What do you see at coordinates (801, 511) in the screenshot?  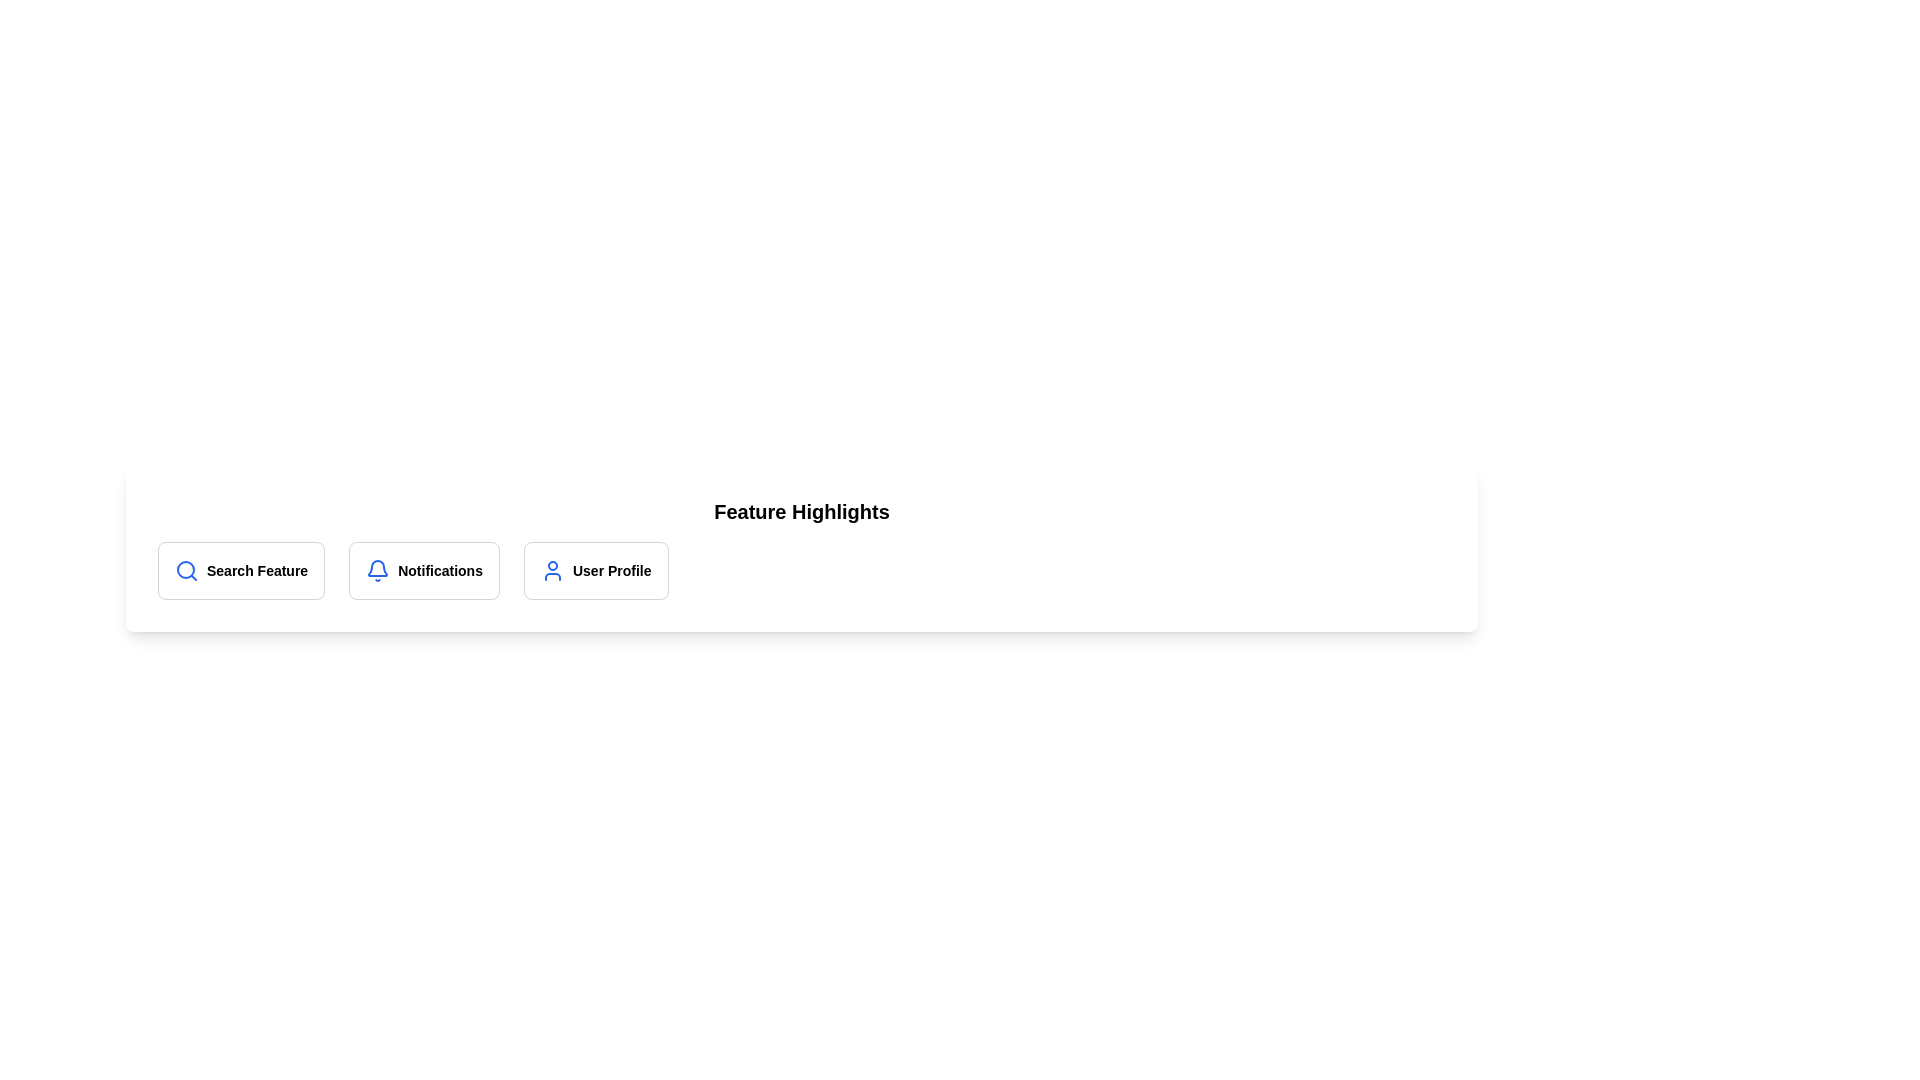 I see `the 'Feature Highlights' title to select the text` at bounding box center [801, 511].